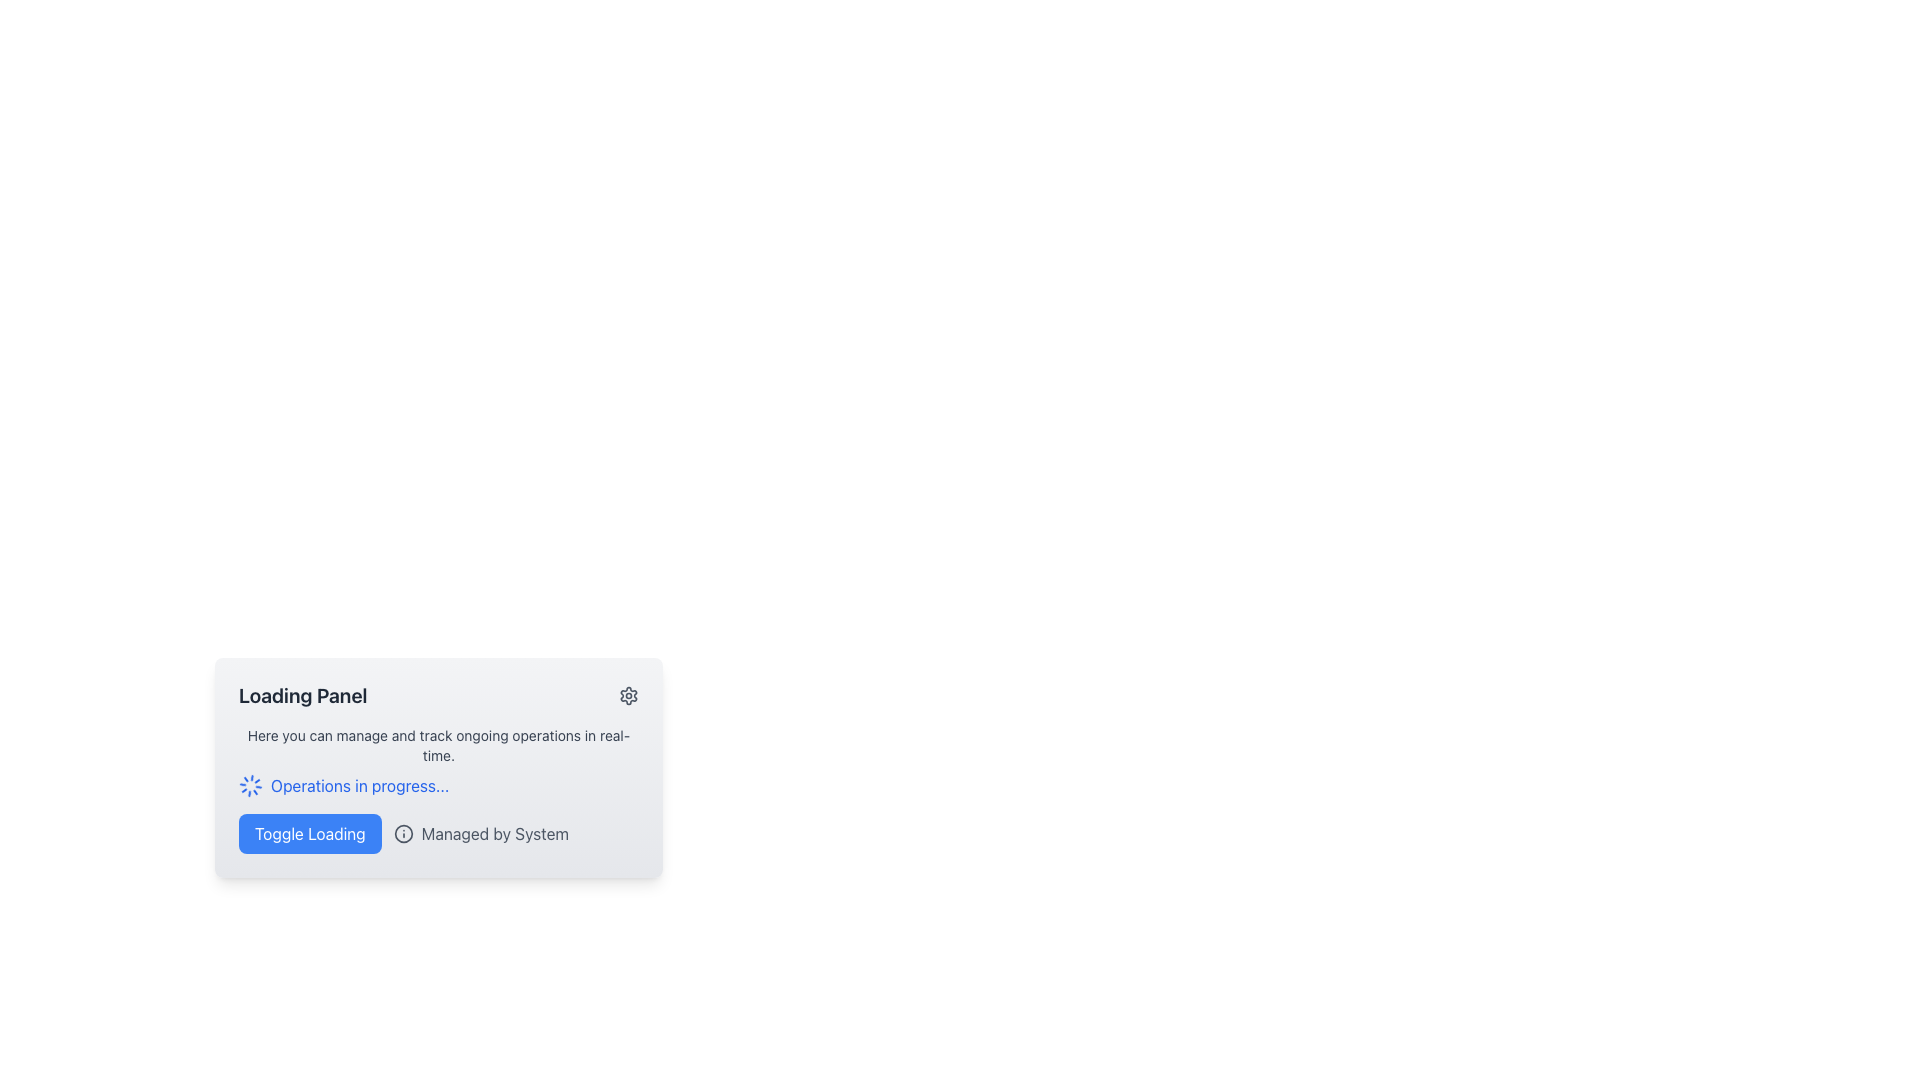  What do you see at coordinates (402, 833) in the screenshot?
I see `details of the circular icon graphic located in the footer section of the card-like component, which has a thin border and is filled with no distinct color` at bounding box center [402, 833].